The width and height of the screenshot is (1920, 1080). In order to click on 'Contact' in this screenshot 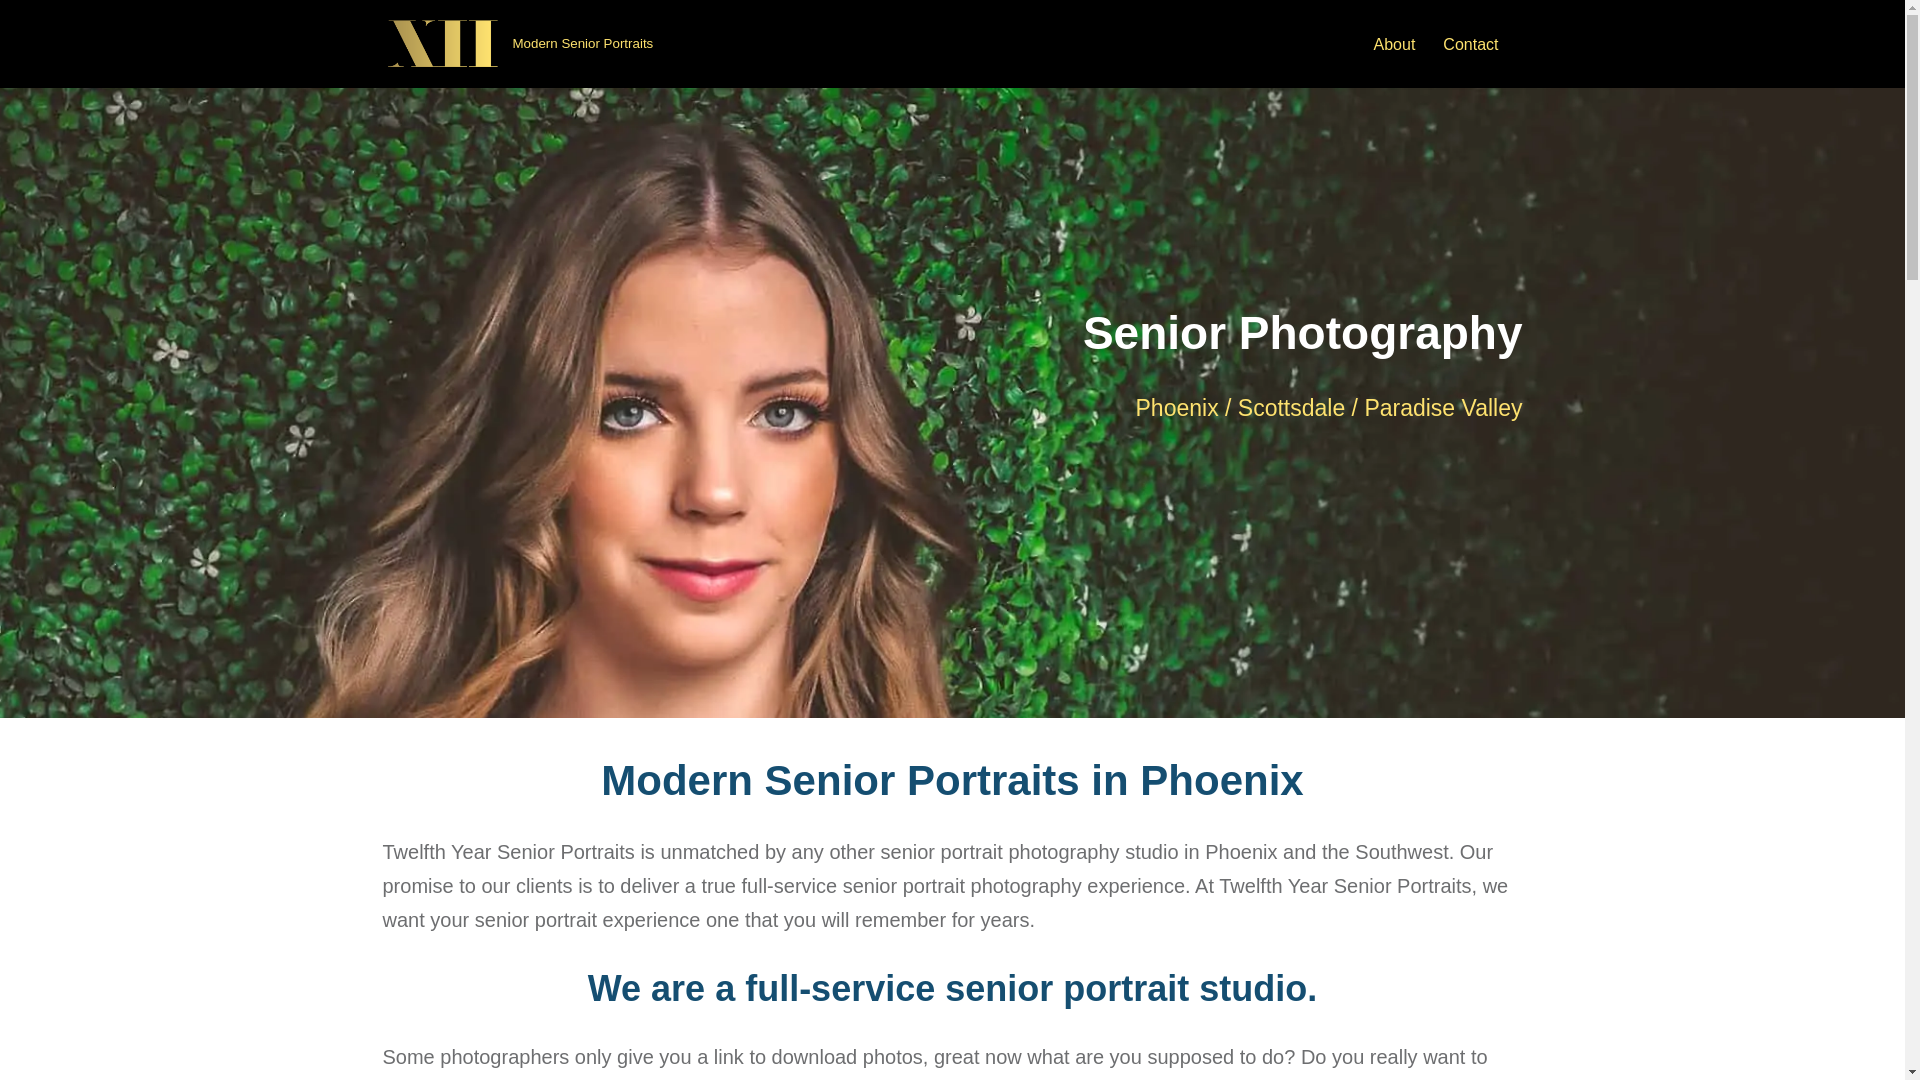, I will do `click(1470, 44)`.